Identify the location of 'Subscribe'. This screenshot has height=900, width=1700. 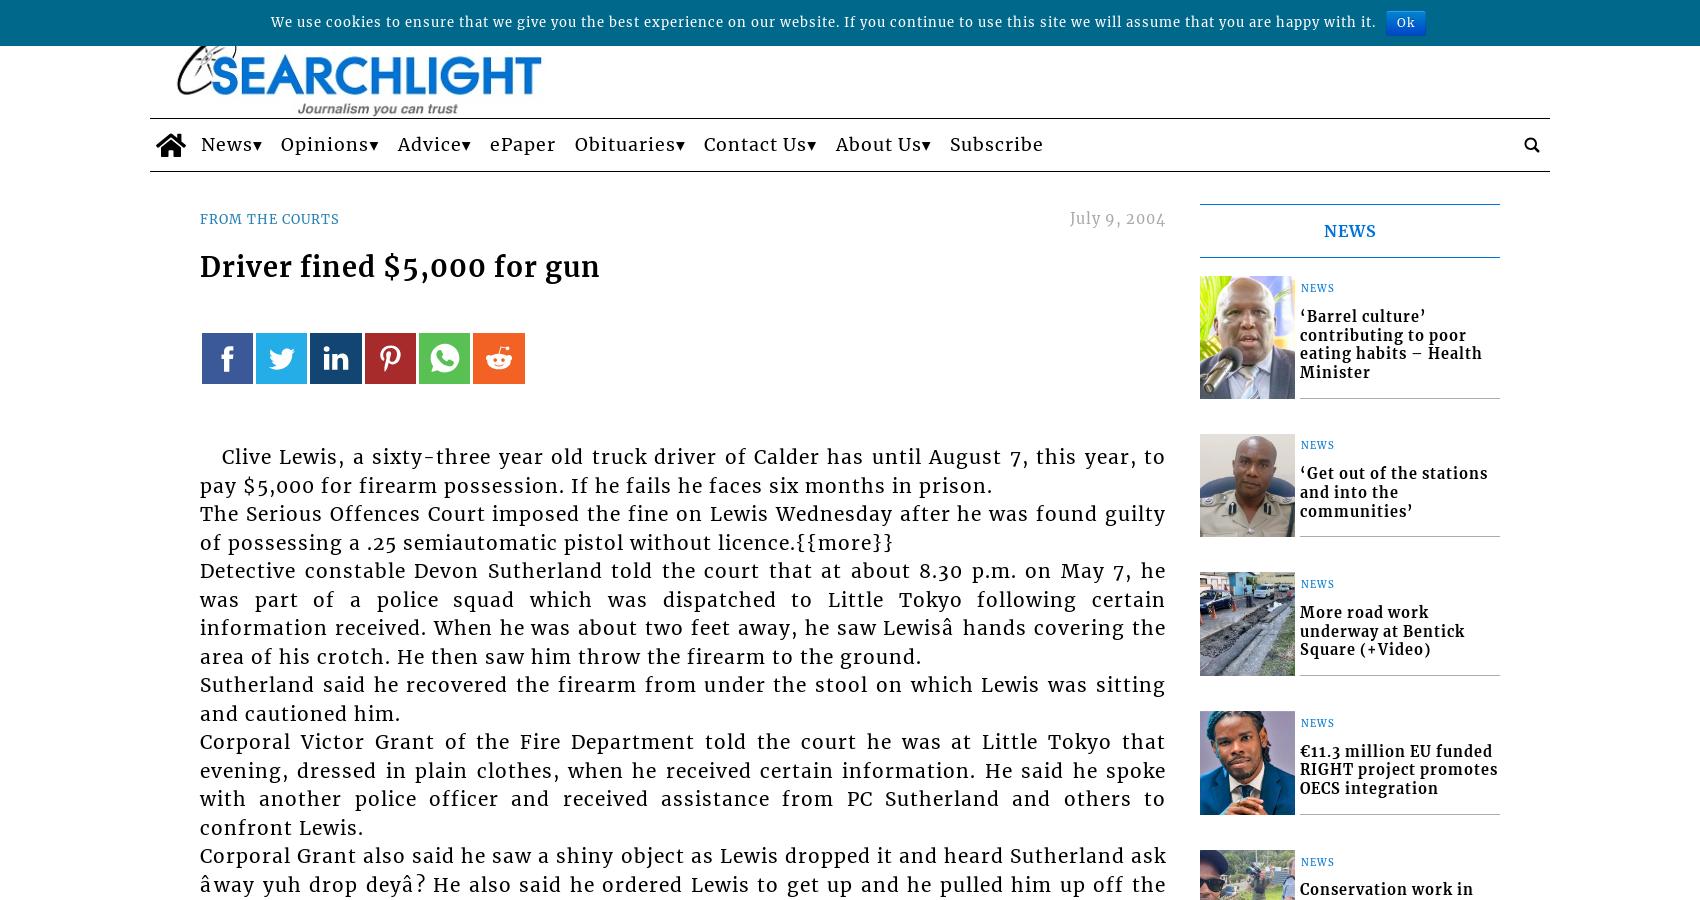
(996, 144).